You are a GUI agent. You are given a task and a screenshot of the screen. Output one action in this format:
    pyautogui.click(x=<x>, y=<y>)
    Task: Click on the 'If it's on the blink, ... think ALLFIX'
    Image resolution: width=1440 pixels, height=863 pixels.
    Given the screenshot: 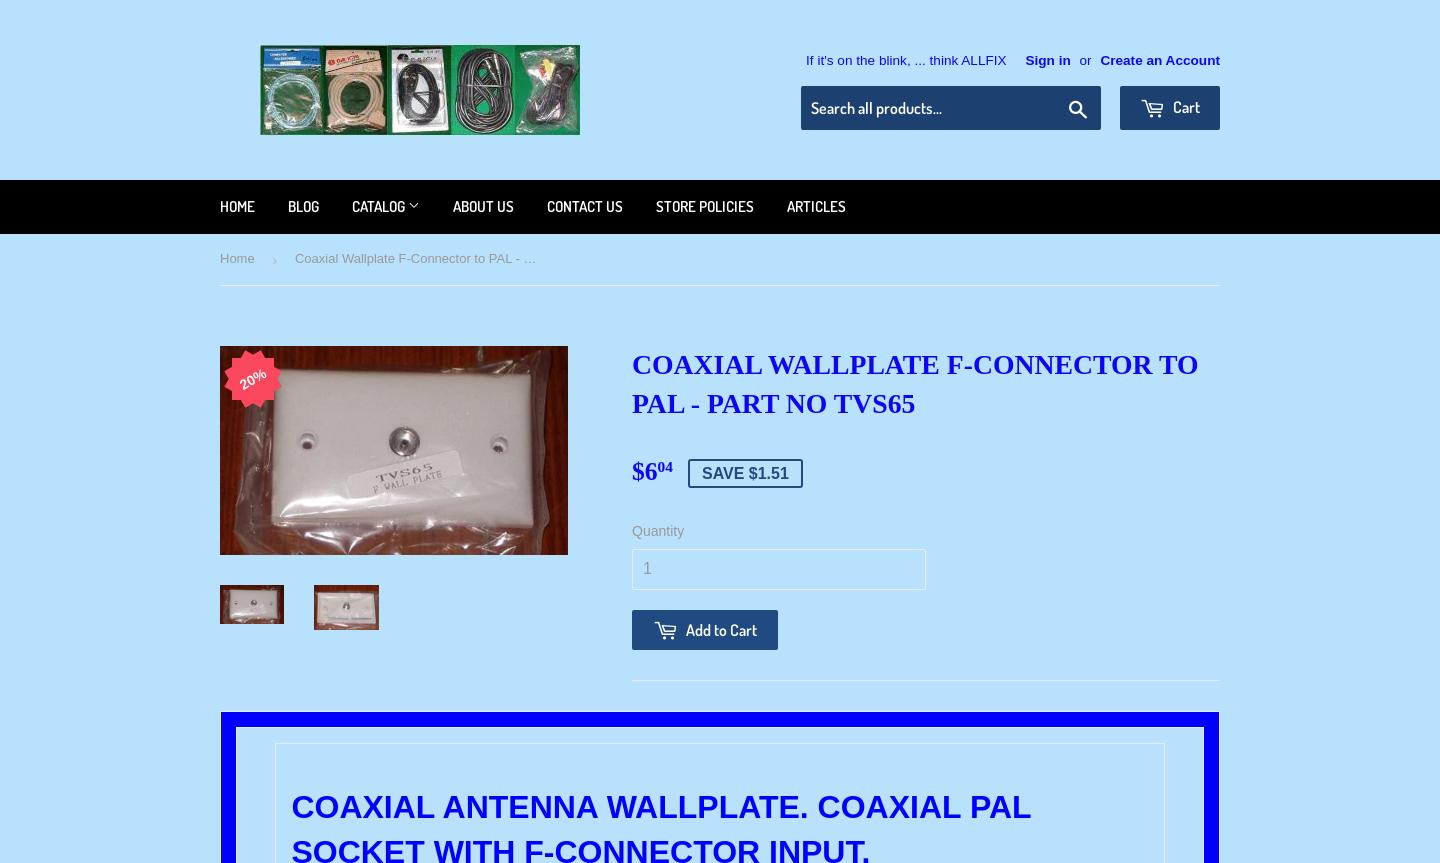 What is the action you would take?
    pyautogui.click(x=908, y=59)
    